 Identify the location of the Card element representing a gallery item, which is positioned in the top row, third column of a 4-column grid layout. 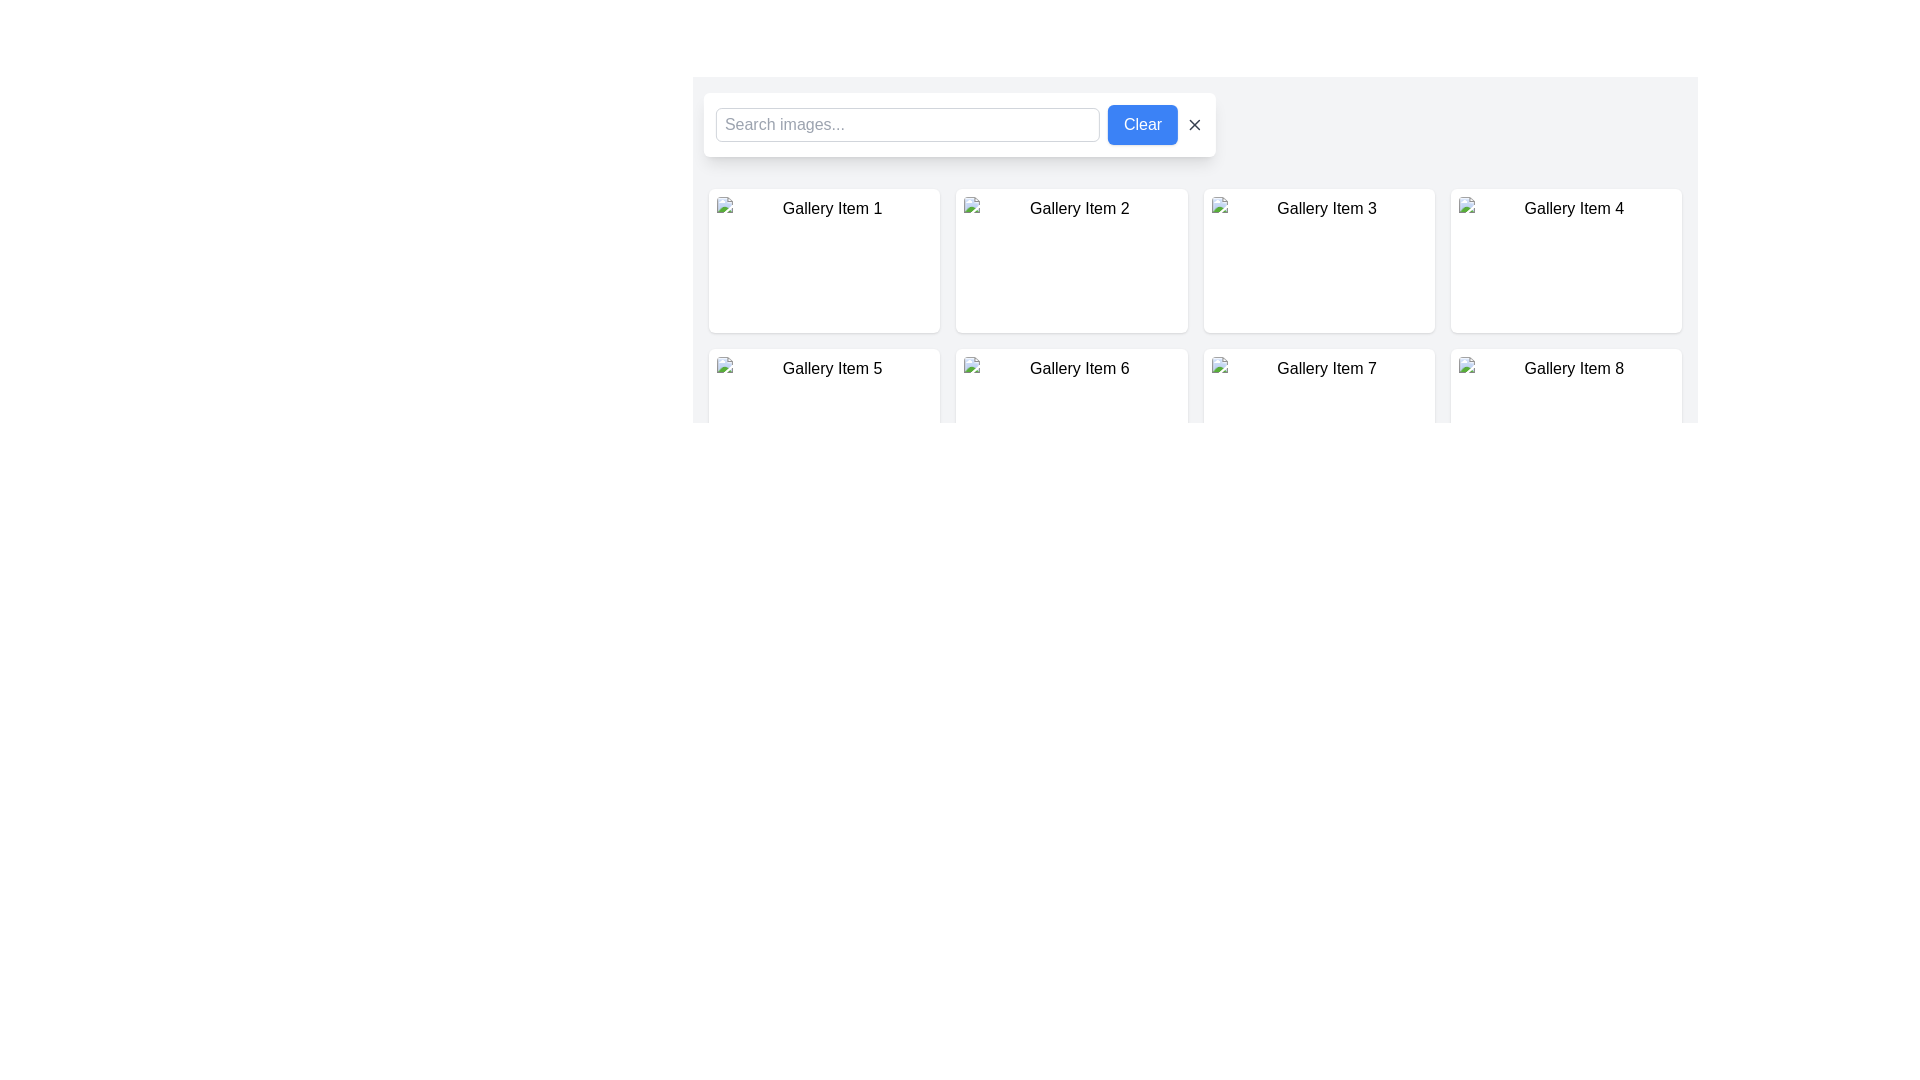
(1319, 260).